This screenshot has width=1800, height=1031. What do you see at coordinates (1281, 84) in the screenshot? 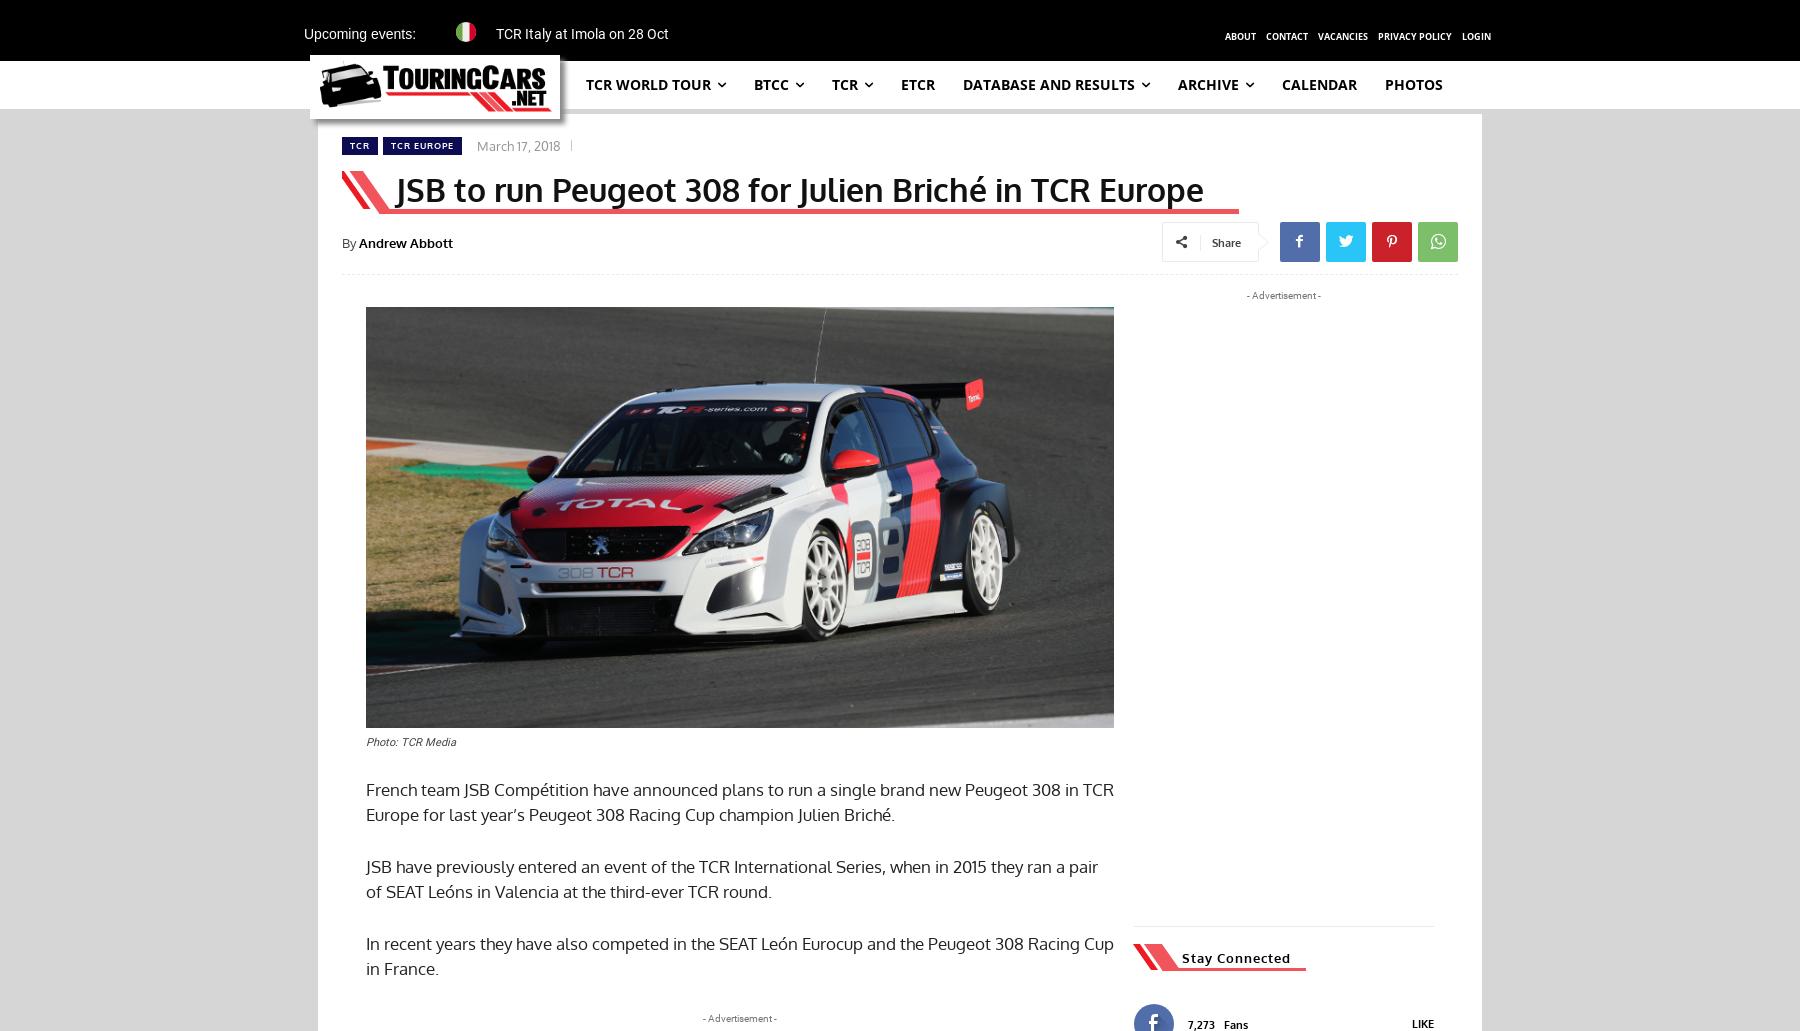
I see `'Calendar'` at bounding box center [1281, 84].